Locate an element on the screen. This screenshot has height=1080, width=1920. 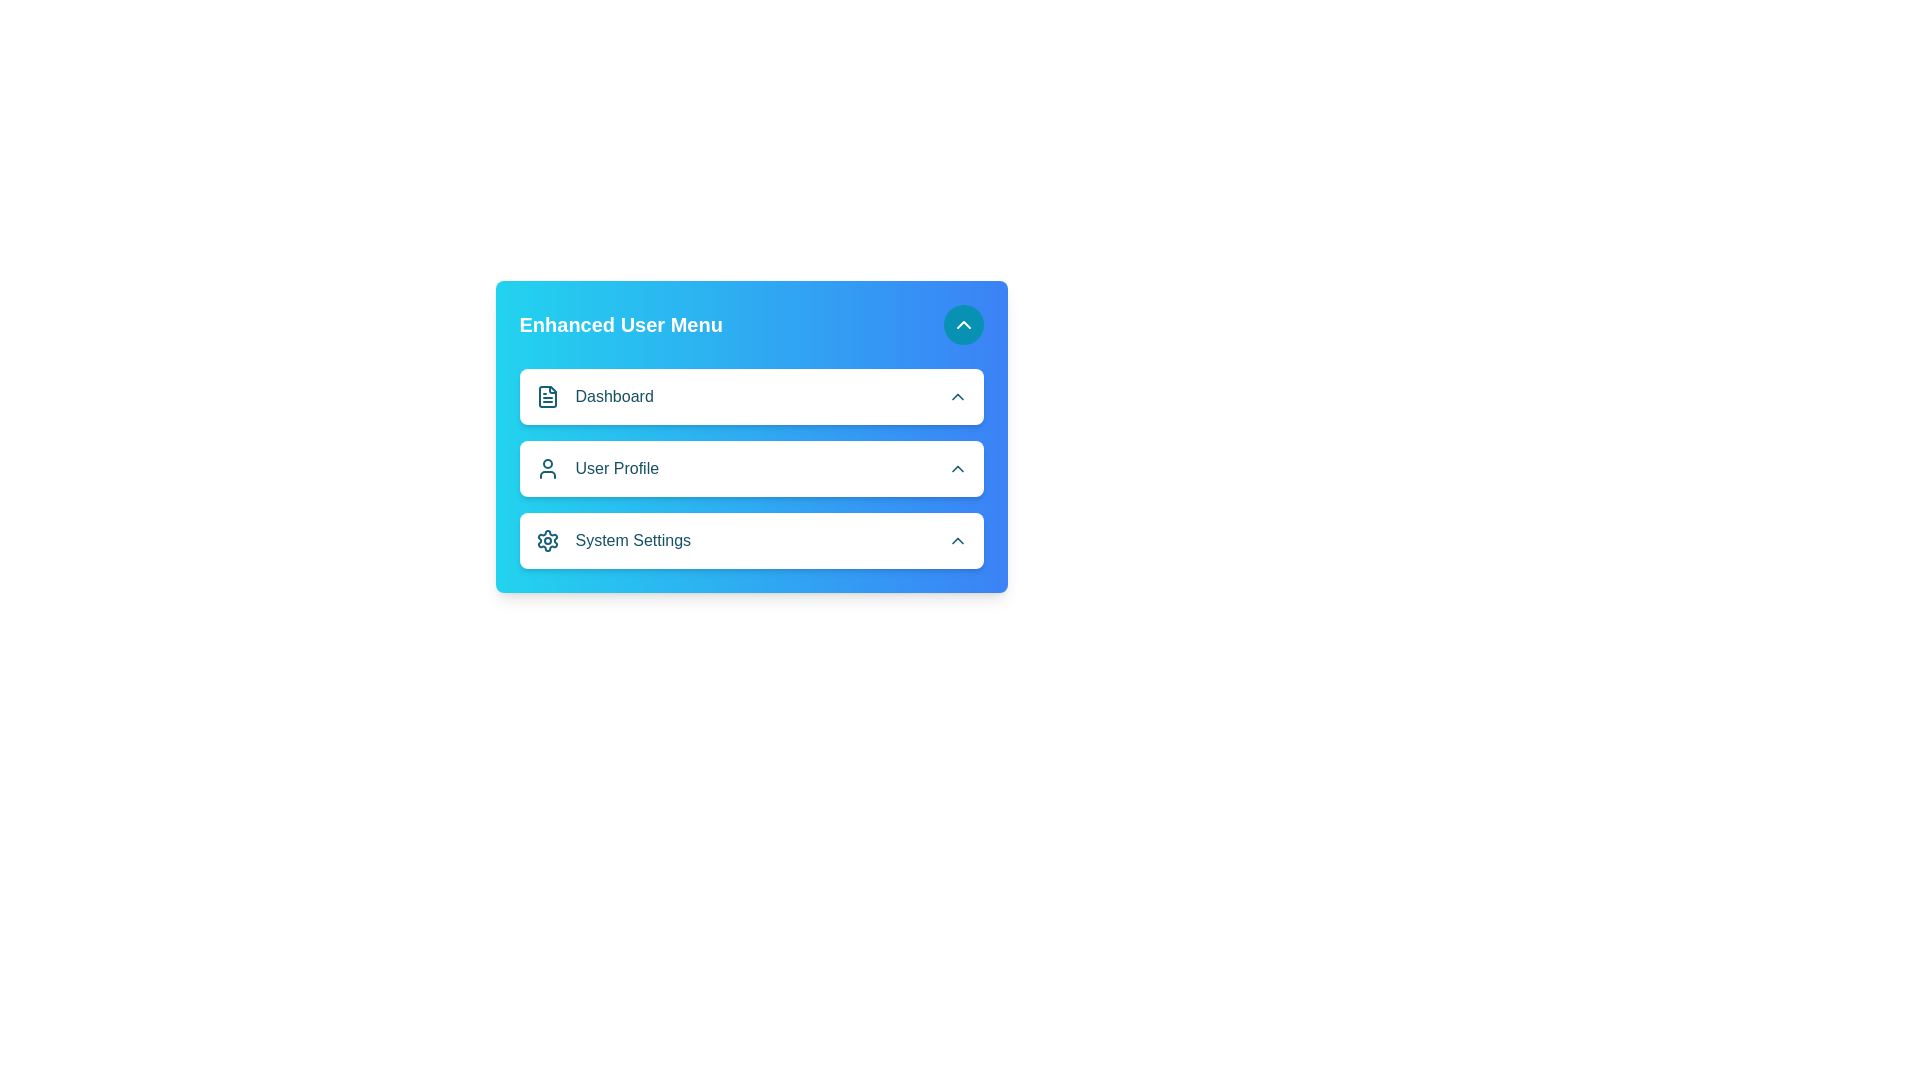
the Chevron up icon next to the Dashboard button is located at coordinates (956, 397).